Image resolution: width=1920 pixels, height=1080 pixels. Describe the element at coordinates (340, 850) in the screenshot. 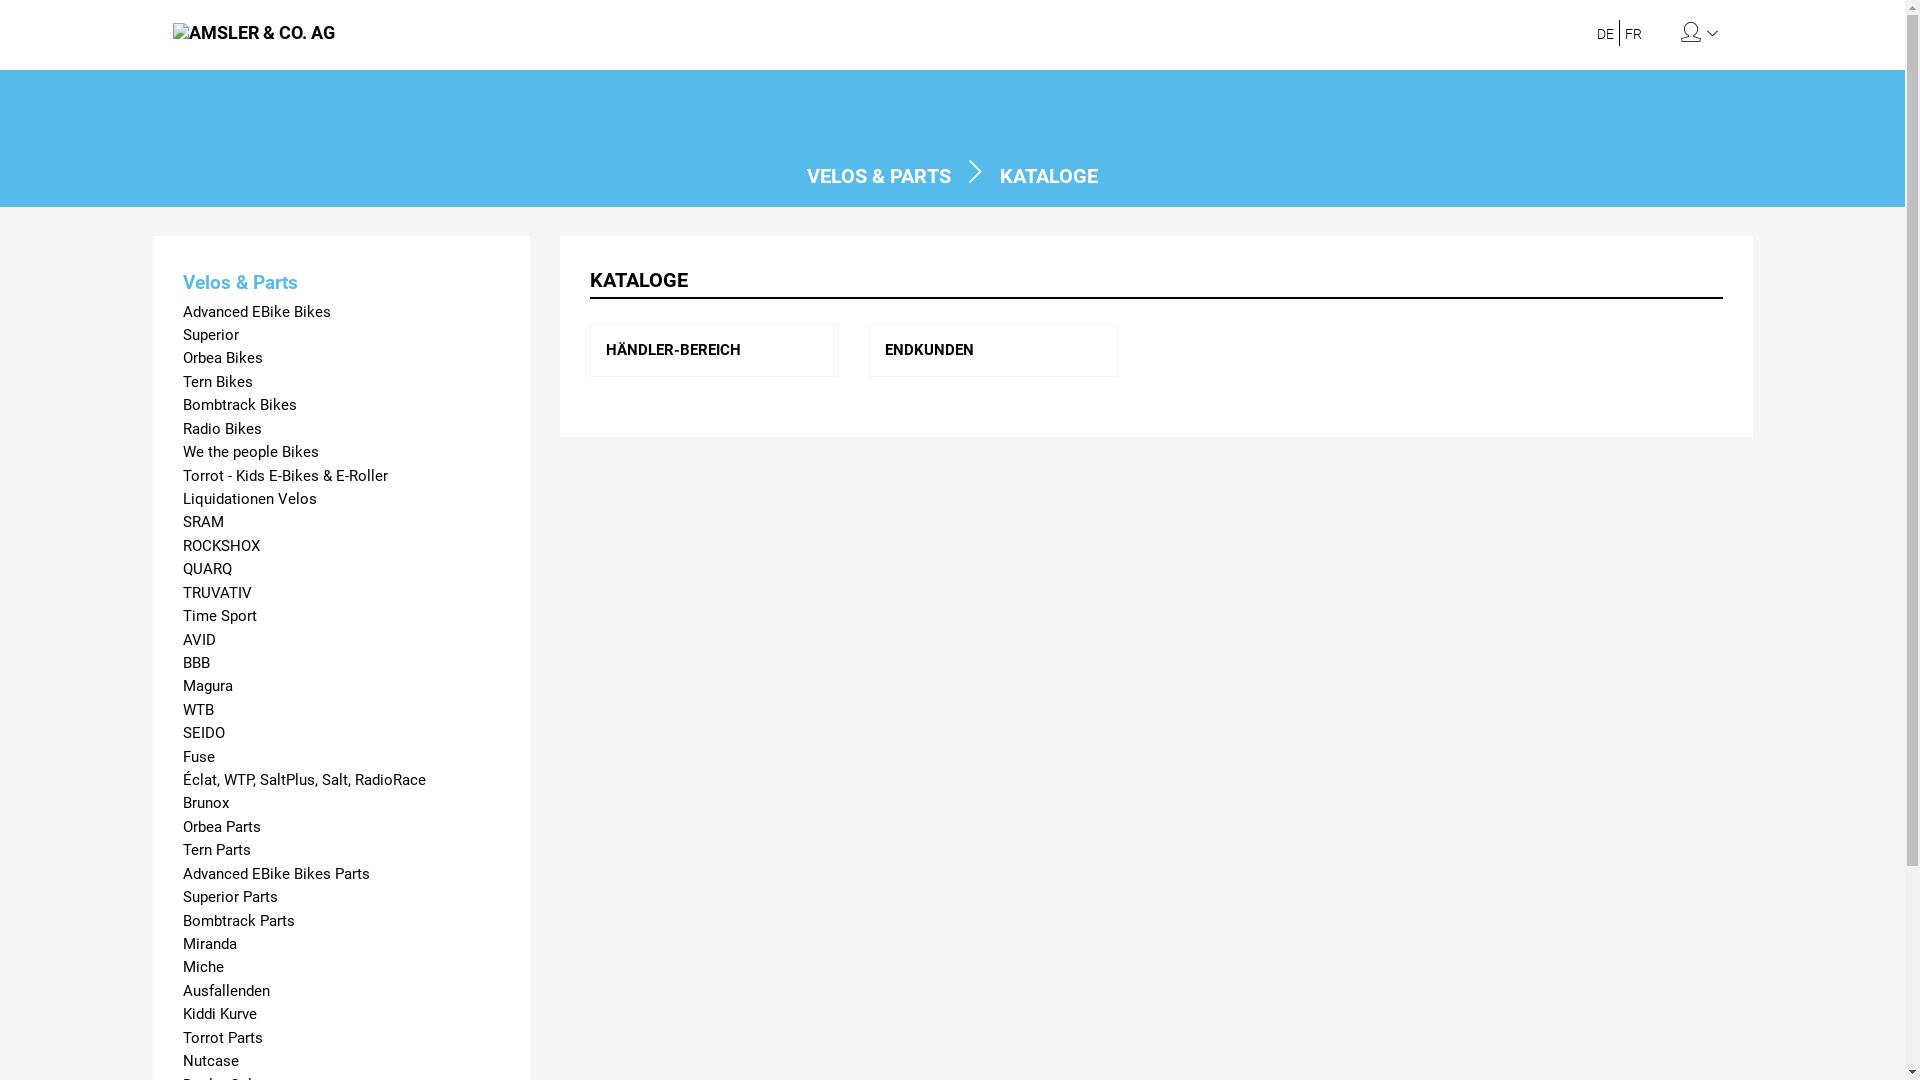

I see `'Tern Parts'` at that location.